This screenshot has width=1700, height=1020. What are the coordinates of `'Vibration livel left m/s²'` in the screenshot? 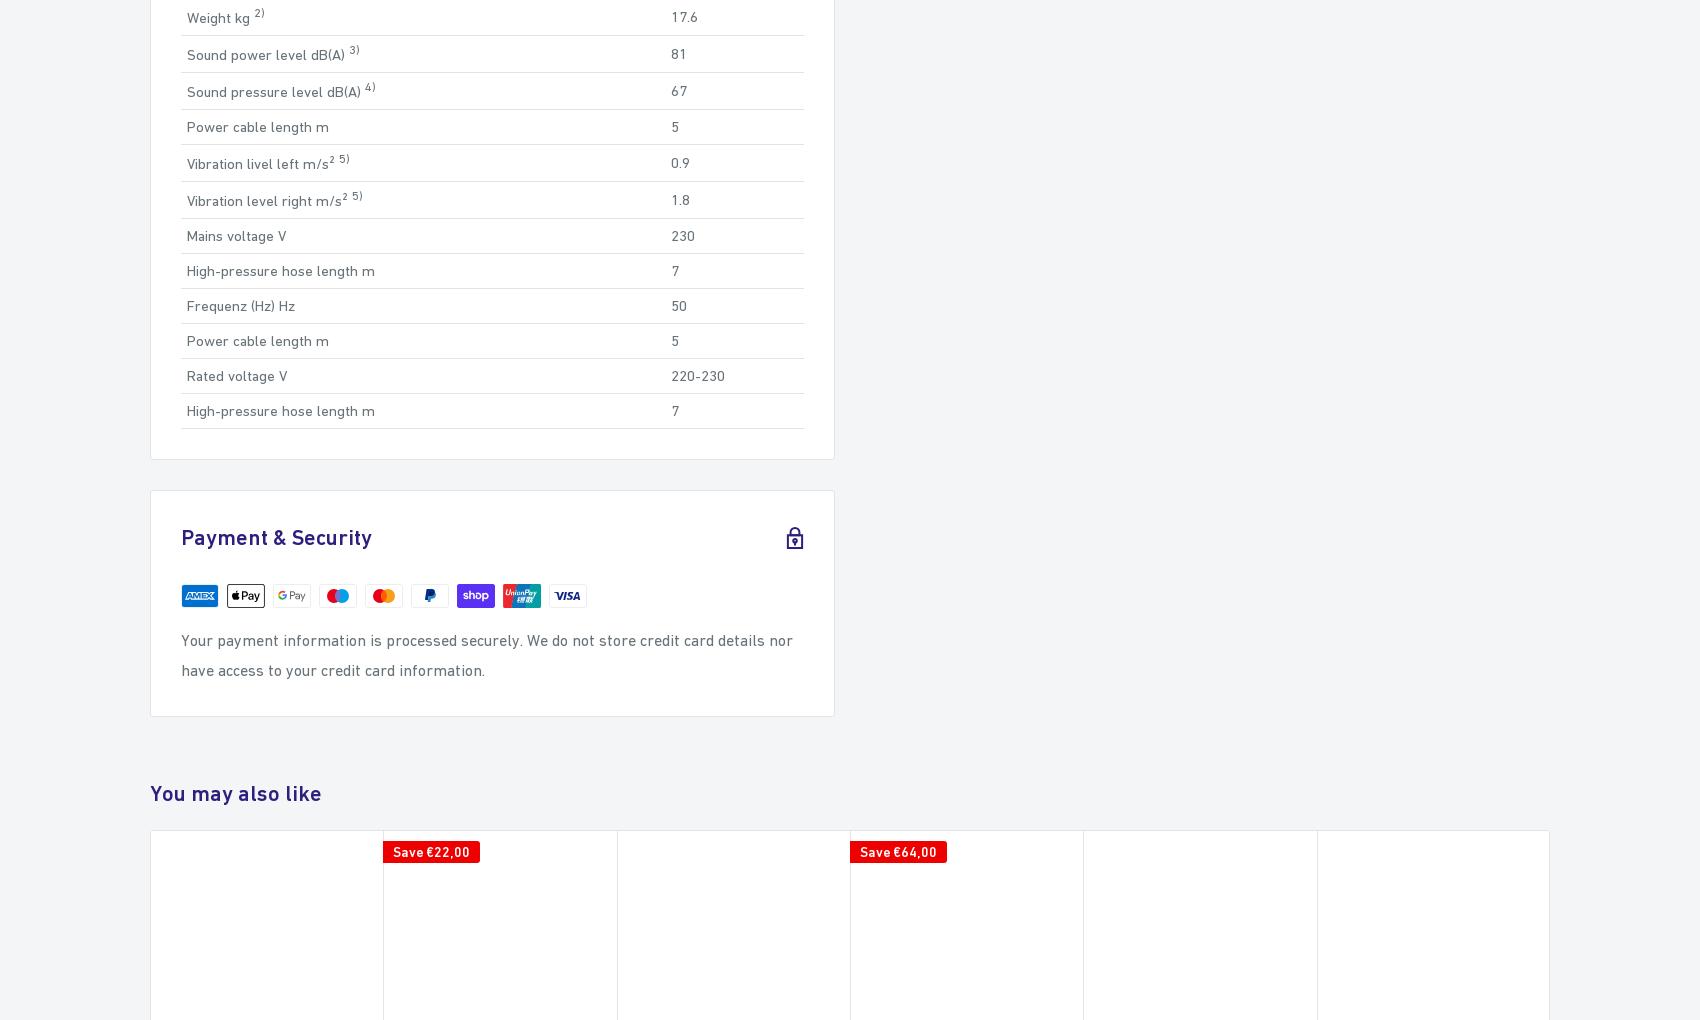 It's located at (262, 162).